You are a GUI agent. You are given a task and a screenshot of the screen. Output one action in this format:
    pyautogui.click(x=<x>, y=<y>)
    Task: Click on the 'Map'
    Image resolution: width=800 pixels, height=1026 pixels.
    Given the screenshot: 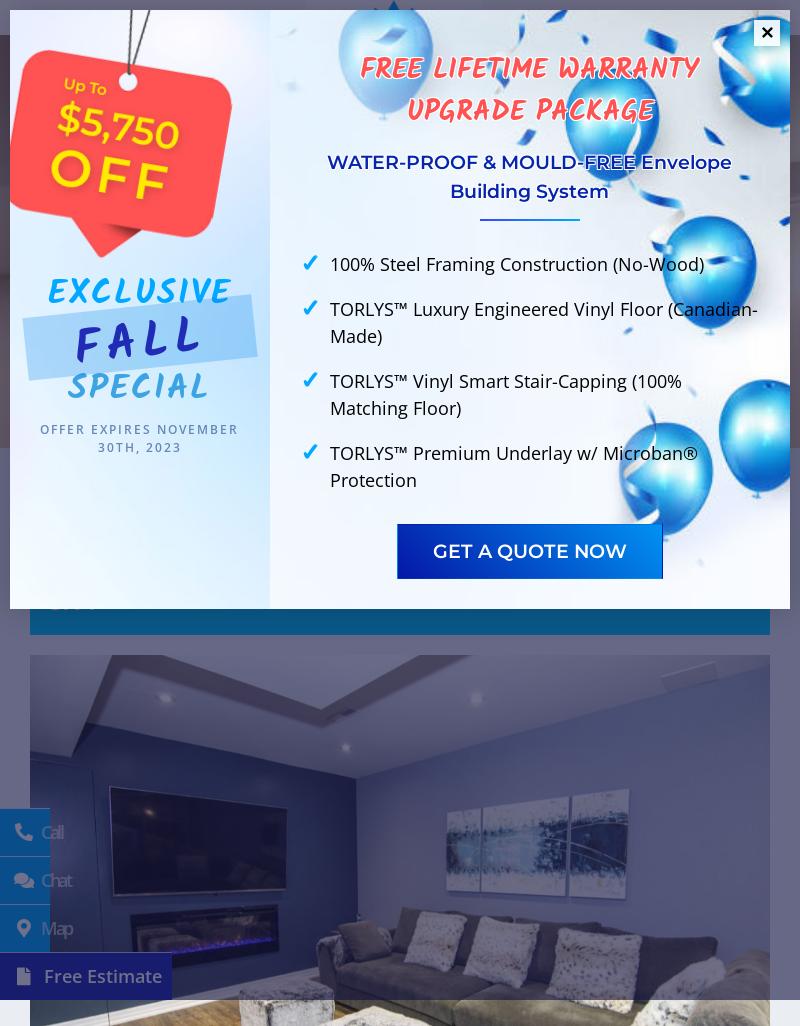 What is the action you would take?
    pyautogui.click(x=35, y=928)
    